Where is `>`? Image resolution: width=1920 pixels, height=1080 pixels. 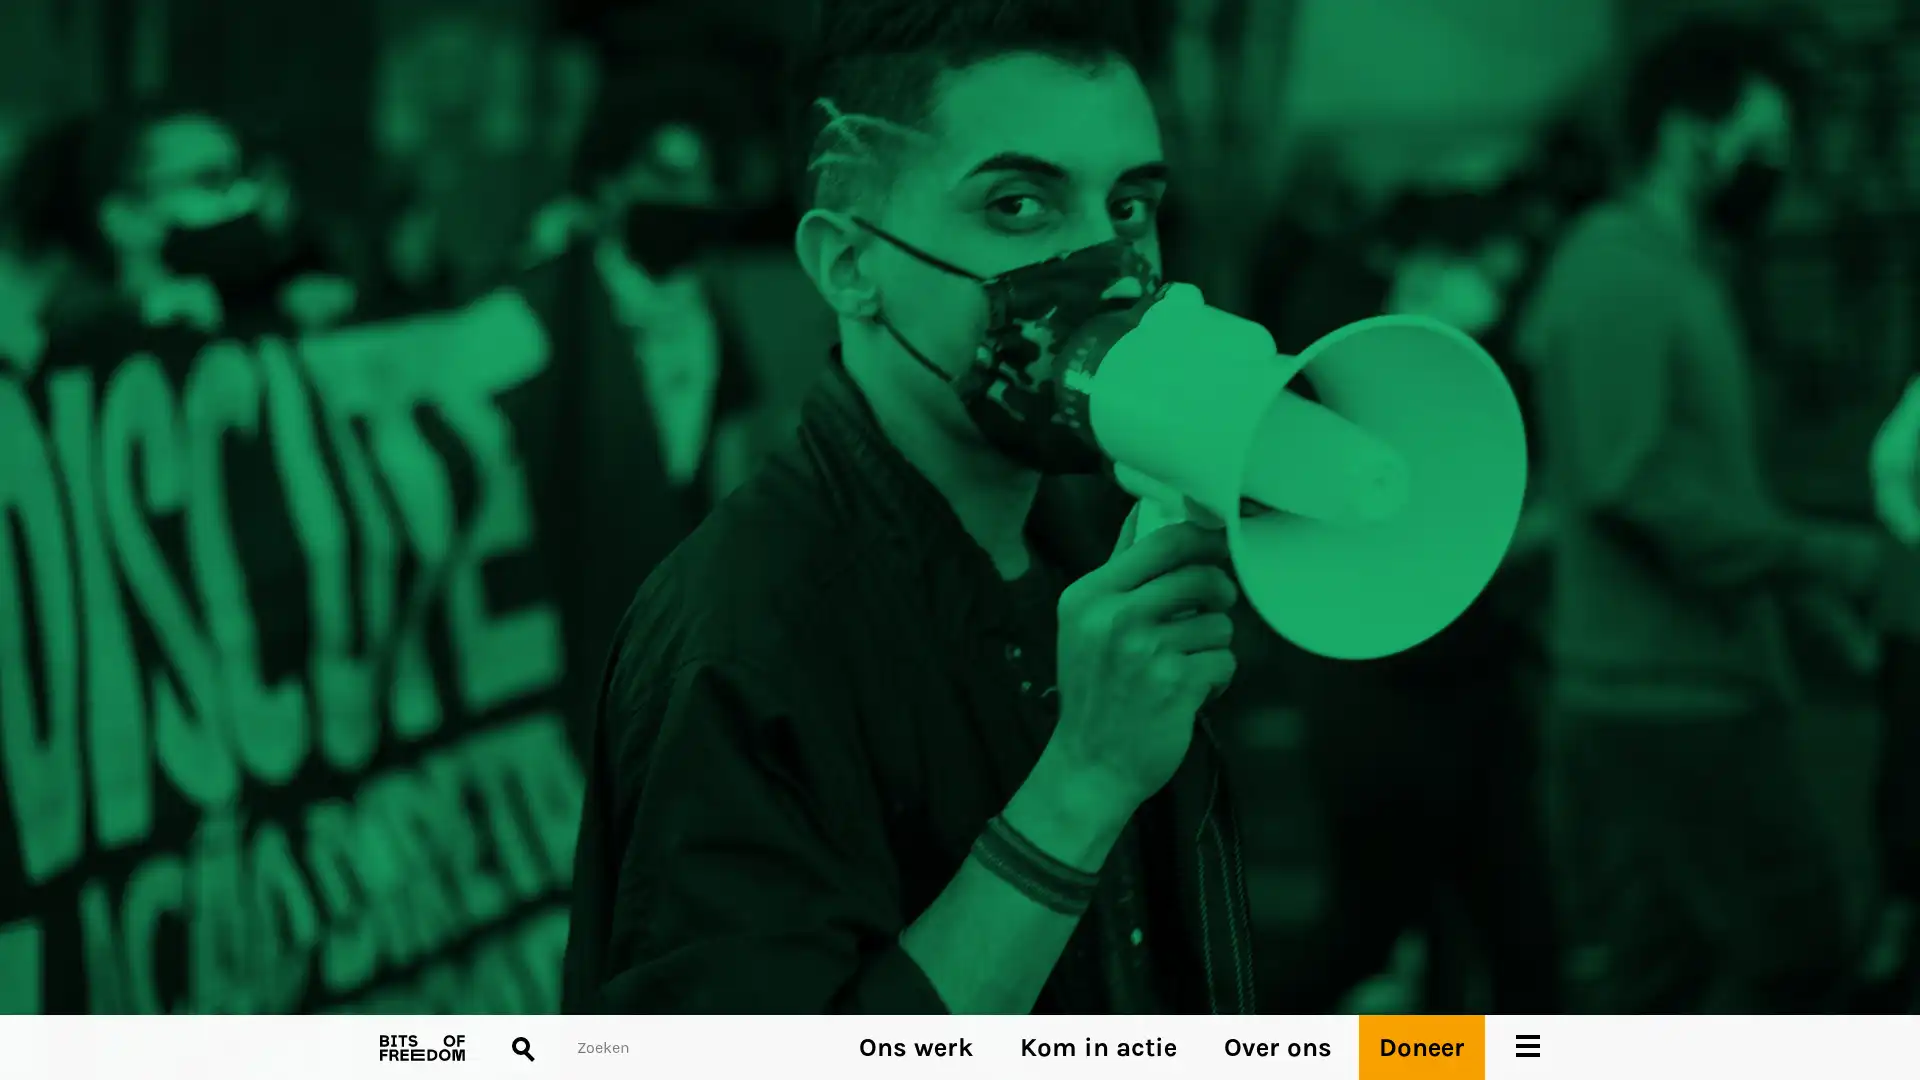 > is located at coordinates (998, 616).